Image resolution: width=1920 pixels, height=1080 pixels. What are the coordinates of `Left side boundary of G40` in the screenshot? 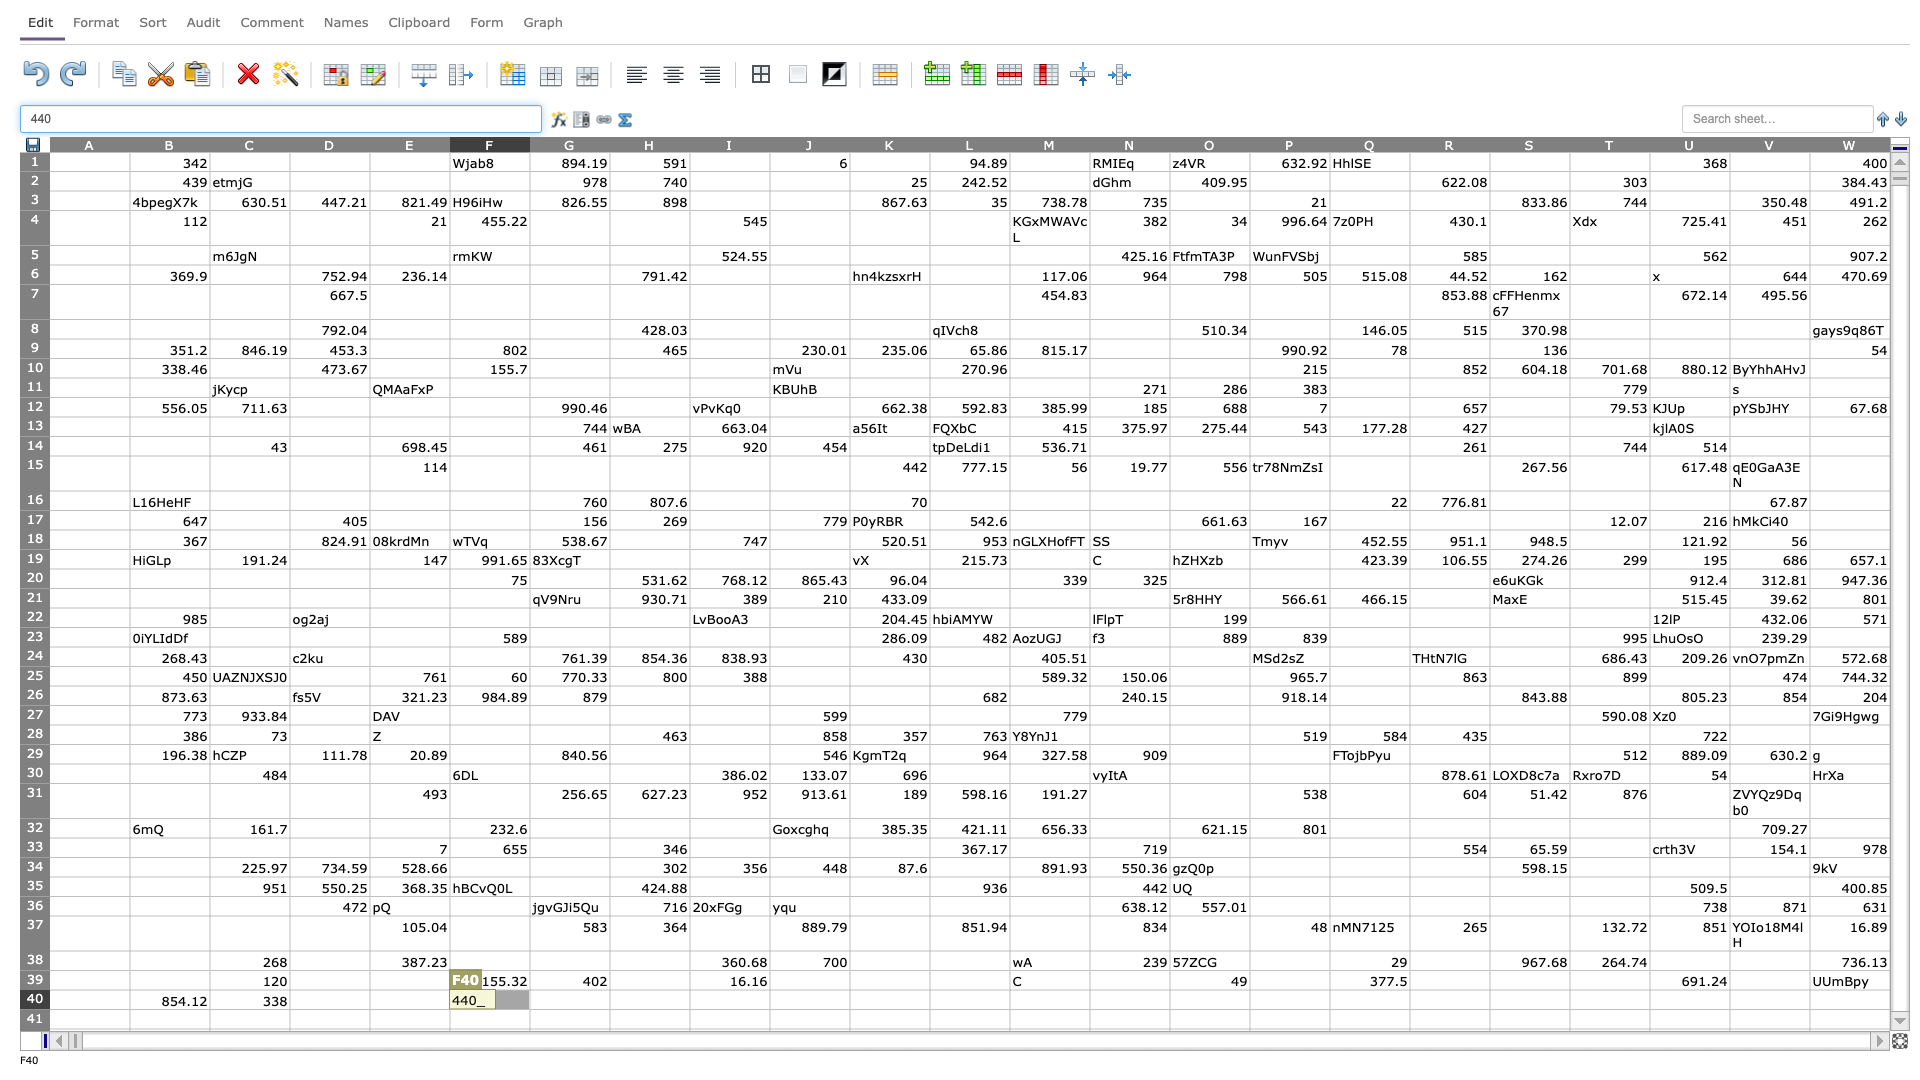 It's located at (529, 999).